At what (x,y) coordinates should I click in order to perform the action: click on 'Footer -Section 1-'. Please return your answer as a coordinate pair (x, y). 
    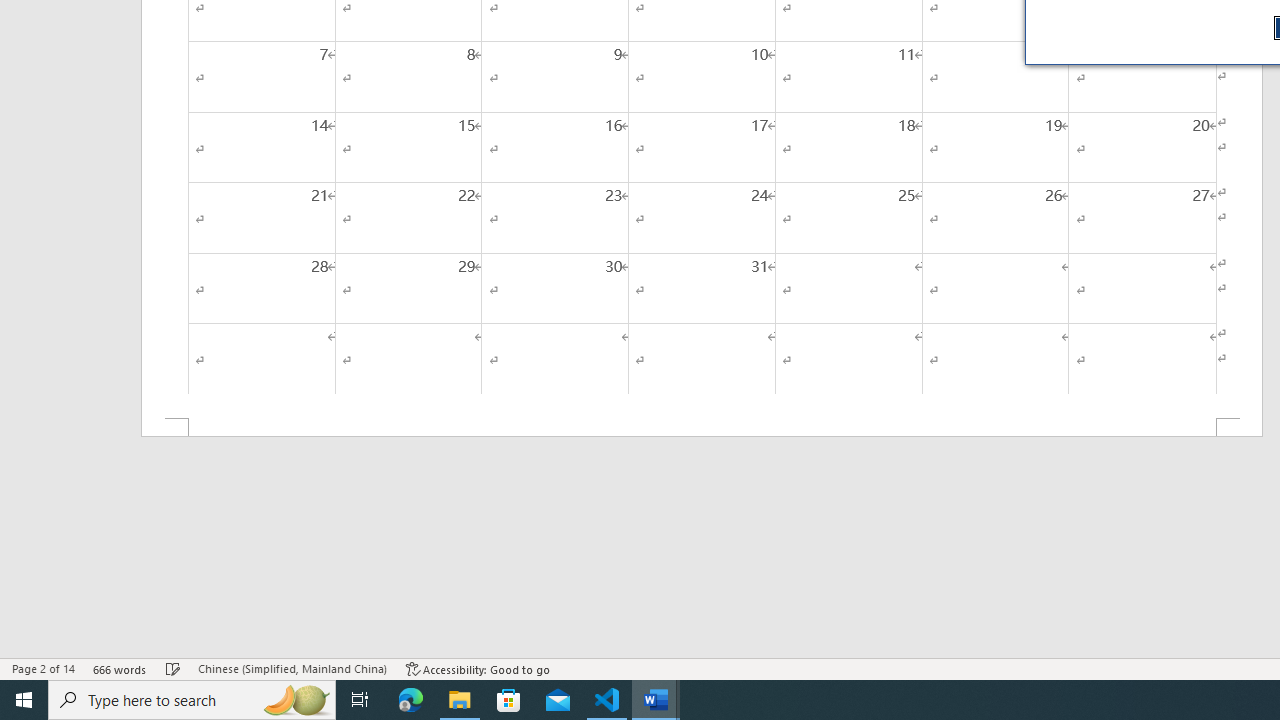
    Looking at the image, I should click on (702, 426).